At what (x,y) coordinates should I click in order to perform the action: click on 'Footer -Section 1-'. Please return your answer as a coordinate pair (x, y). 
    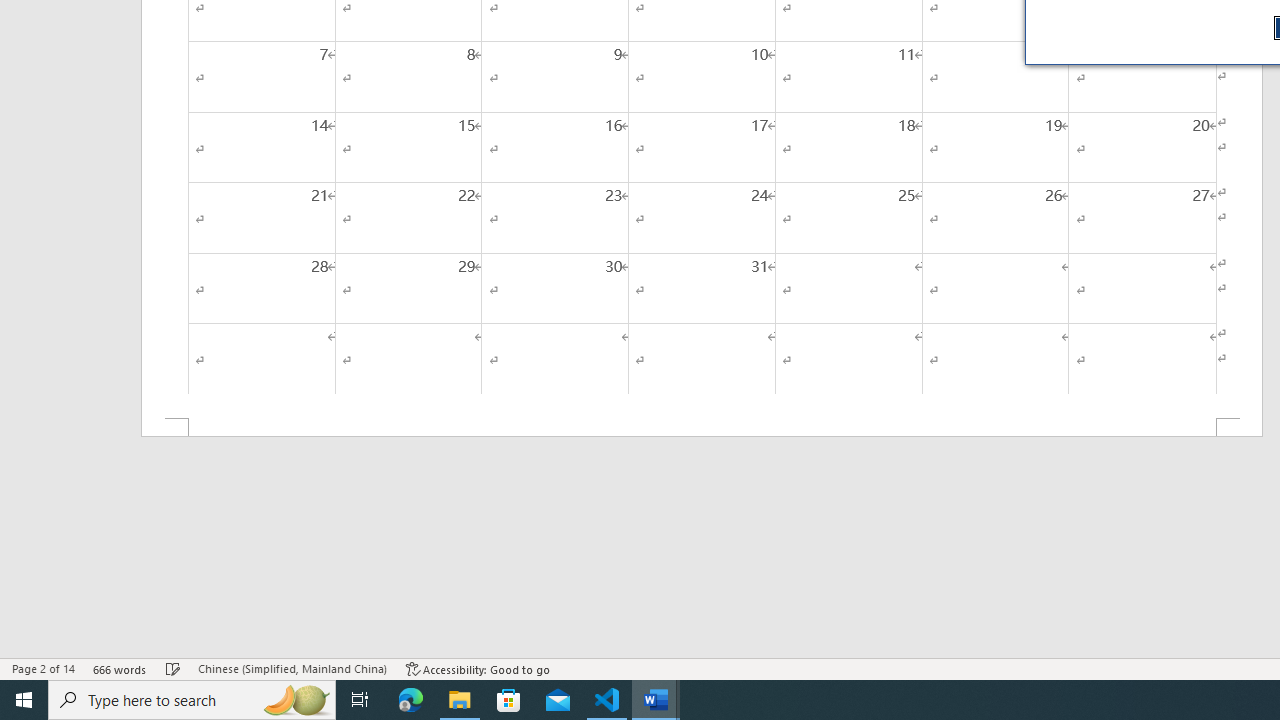
    Looking at the image, I should click on (702, 426).